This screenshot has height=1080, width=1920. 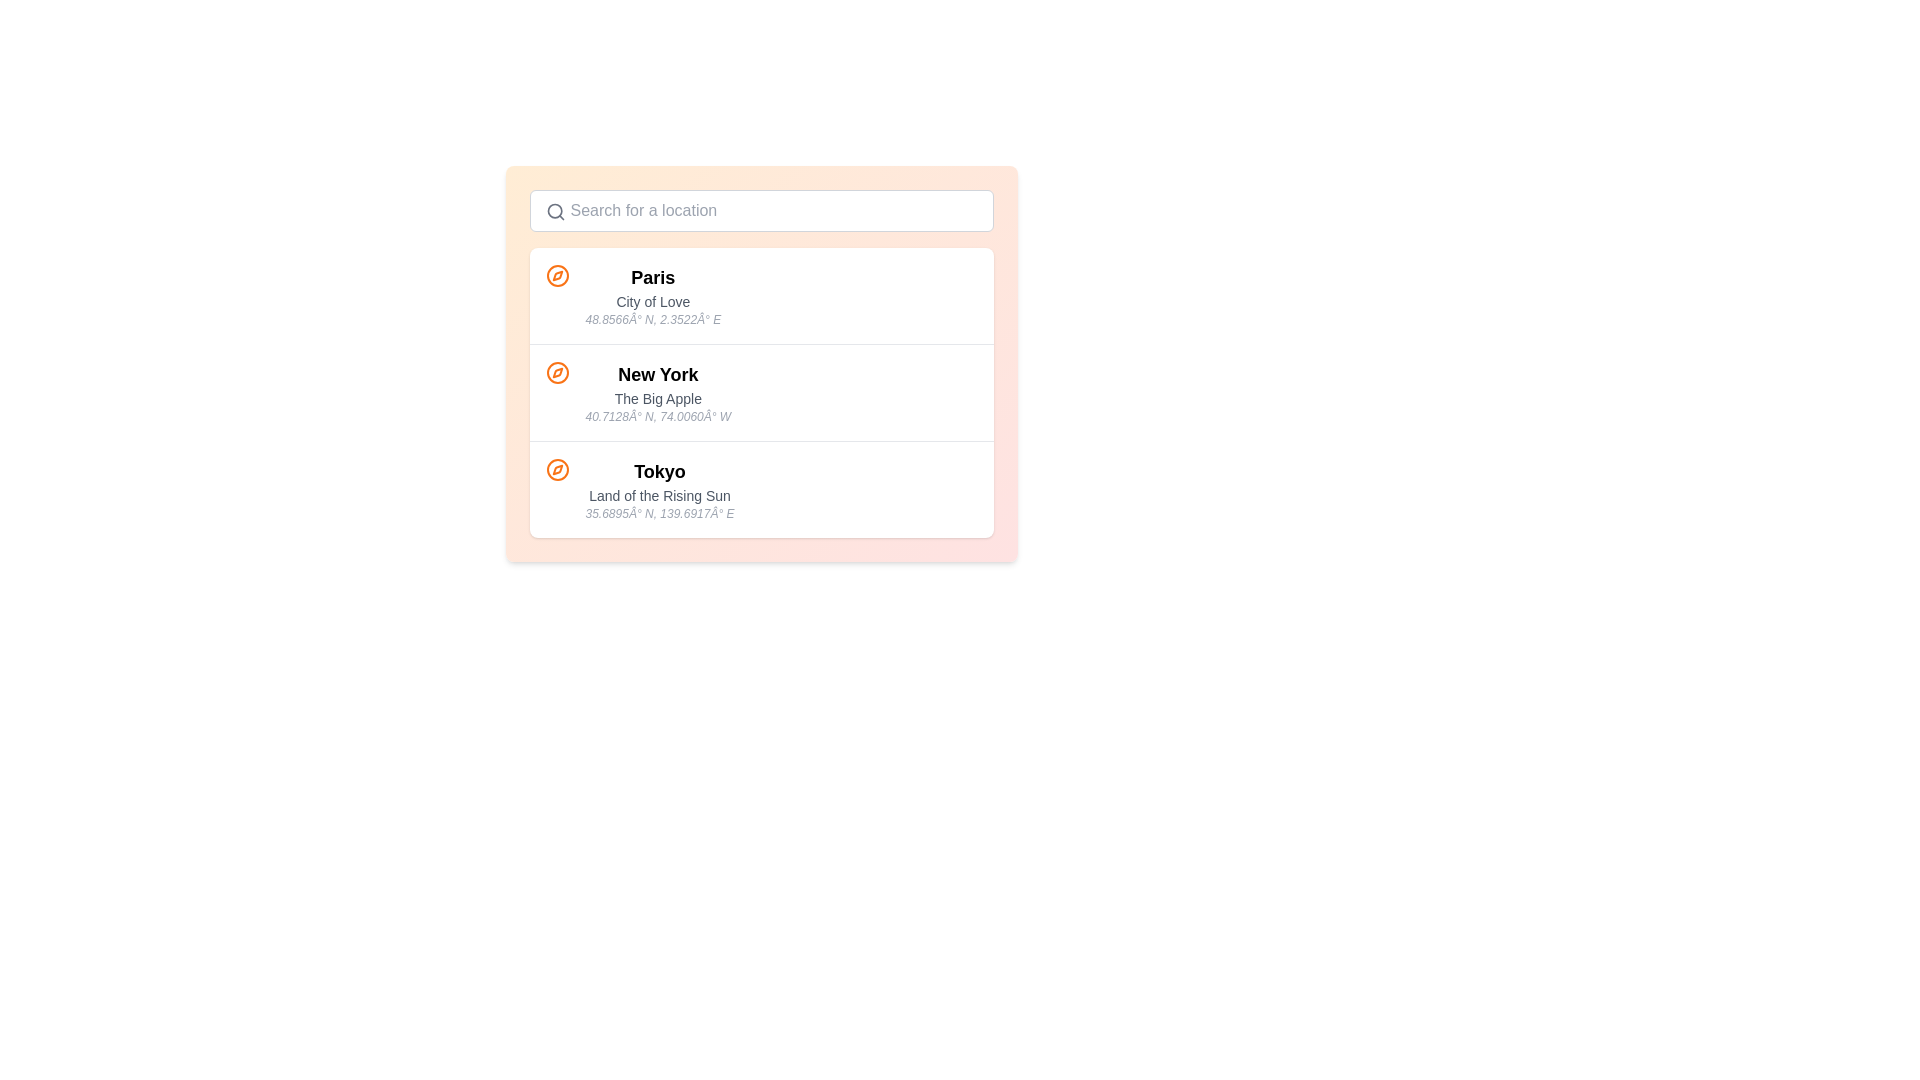 I want to click on the text label displaying 'The Big Apple', which is a small-sized, gray-styled font positioned beneath the 'New York' heading in the interface, so click(x=658, y=398).